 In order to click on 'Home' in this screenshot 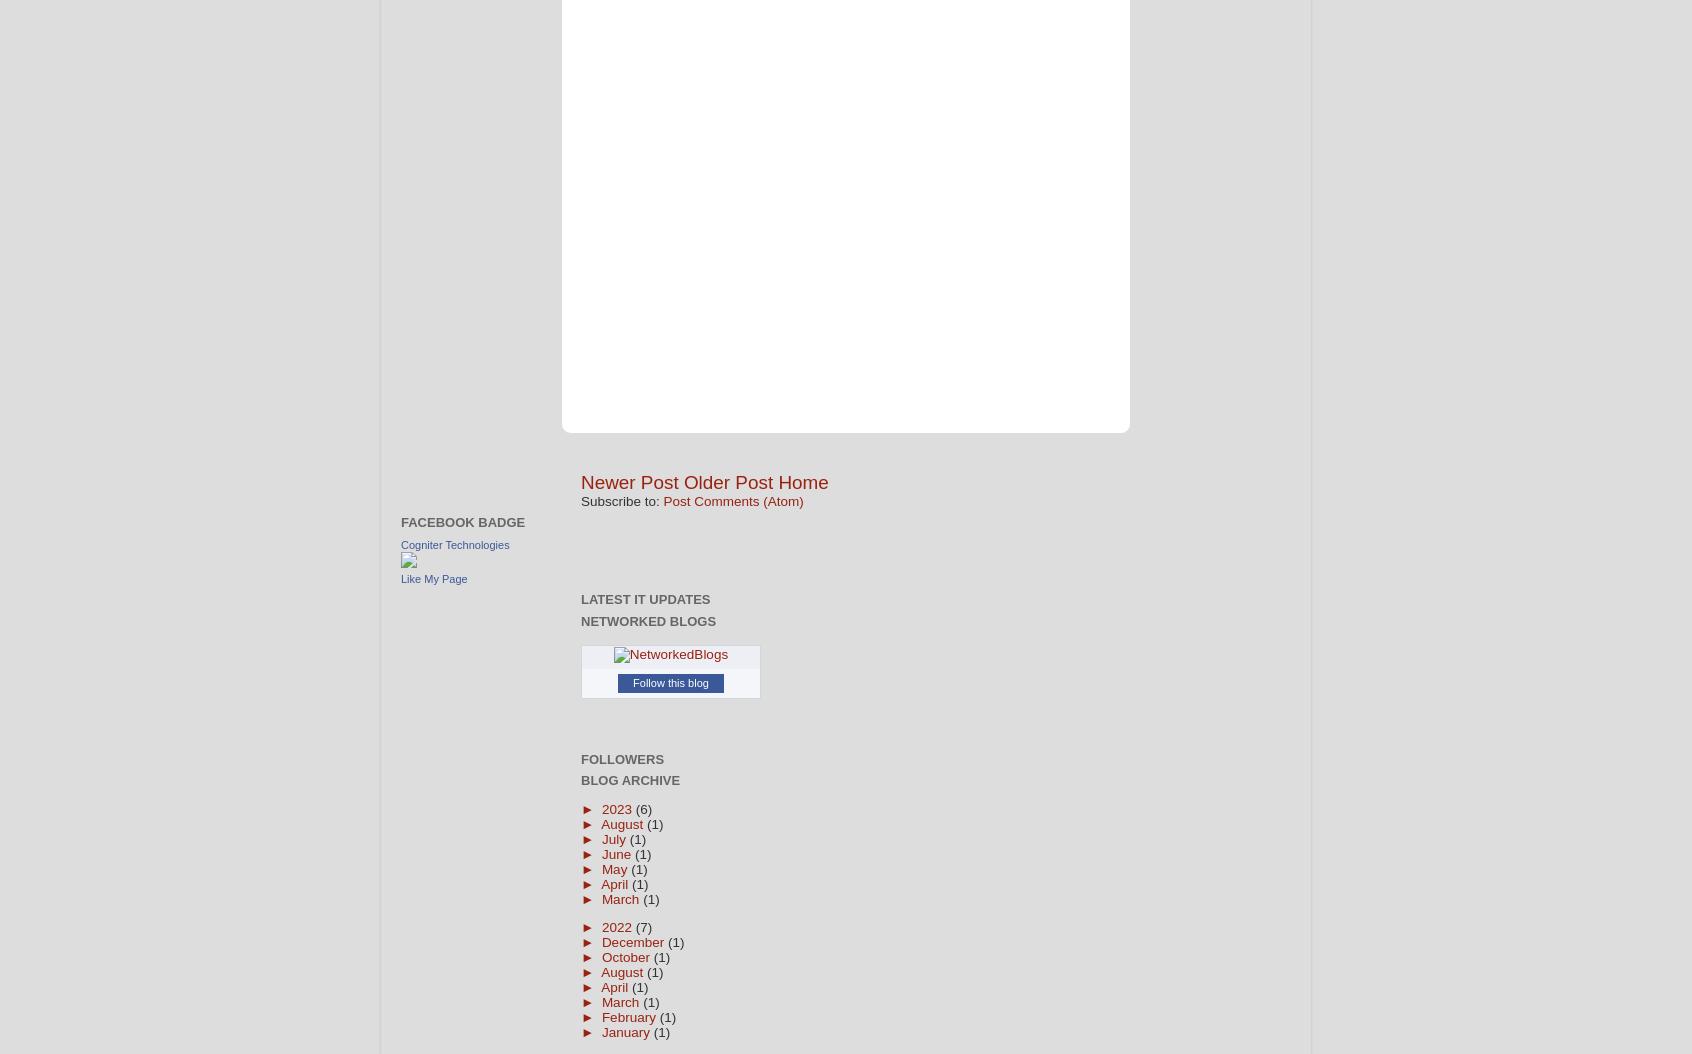, I will do `click(803, 480)`.